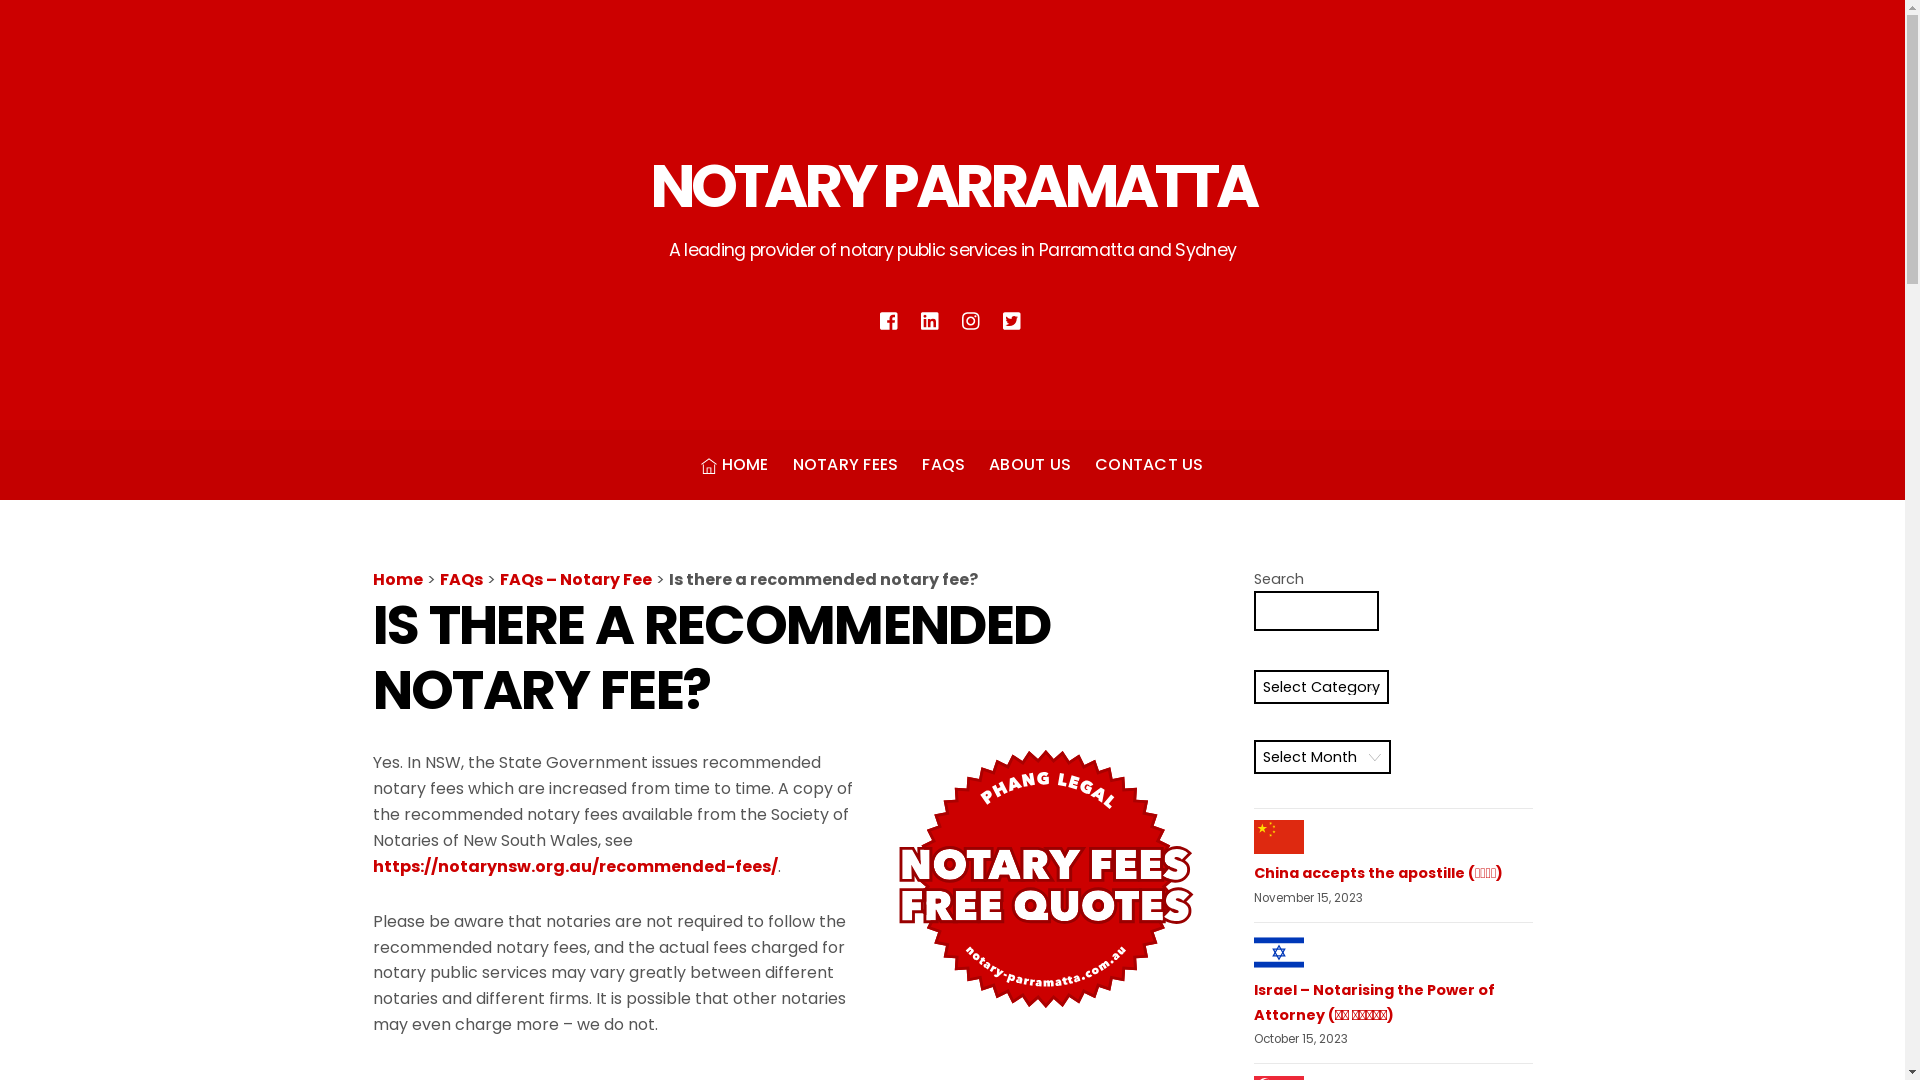 Image resolution: width=1920 pixels, height=1080 pixels. Describe the element at coordinates (952, 185) in the screenshot. I see `'NOTARY PARRAMATTA'` at that location.